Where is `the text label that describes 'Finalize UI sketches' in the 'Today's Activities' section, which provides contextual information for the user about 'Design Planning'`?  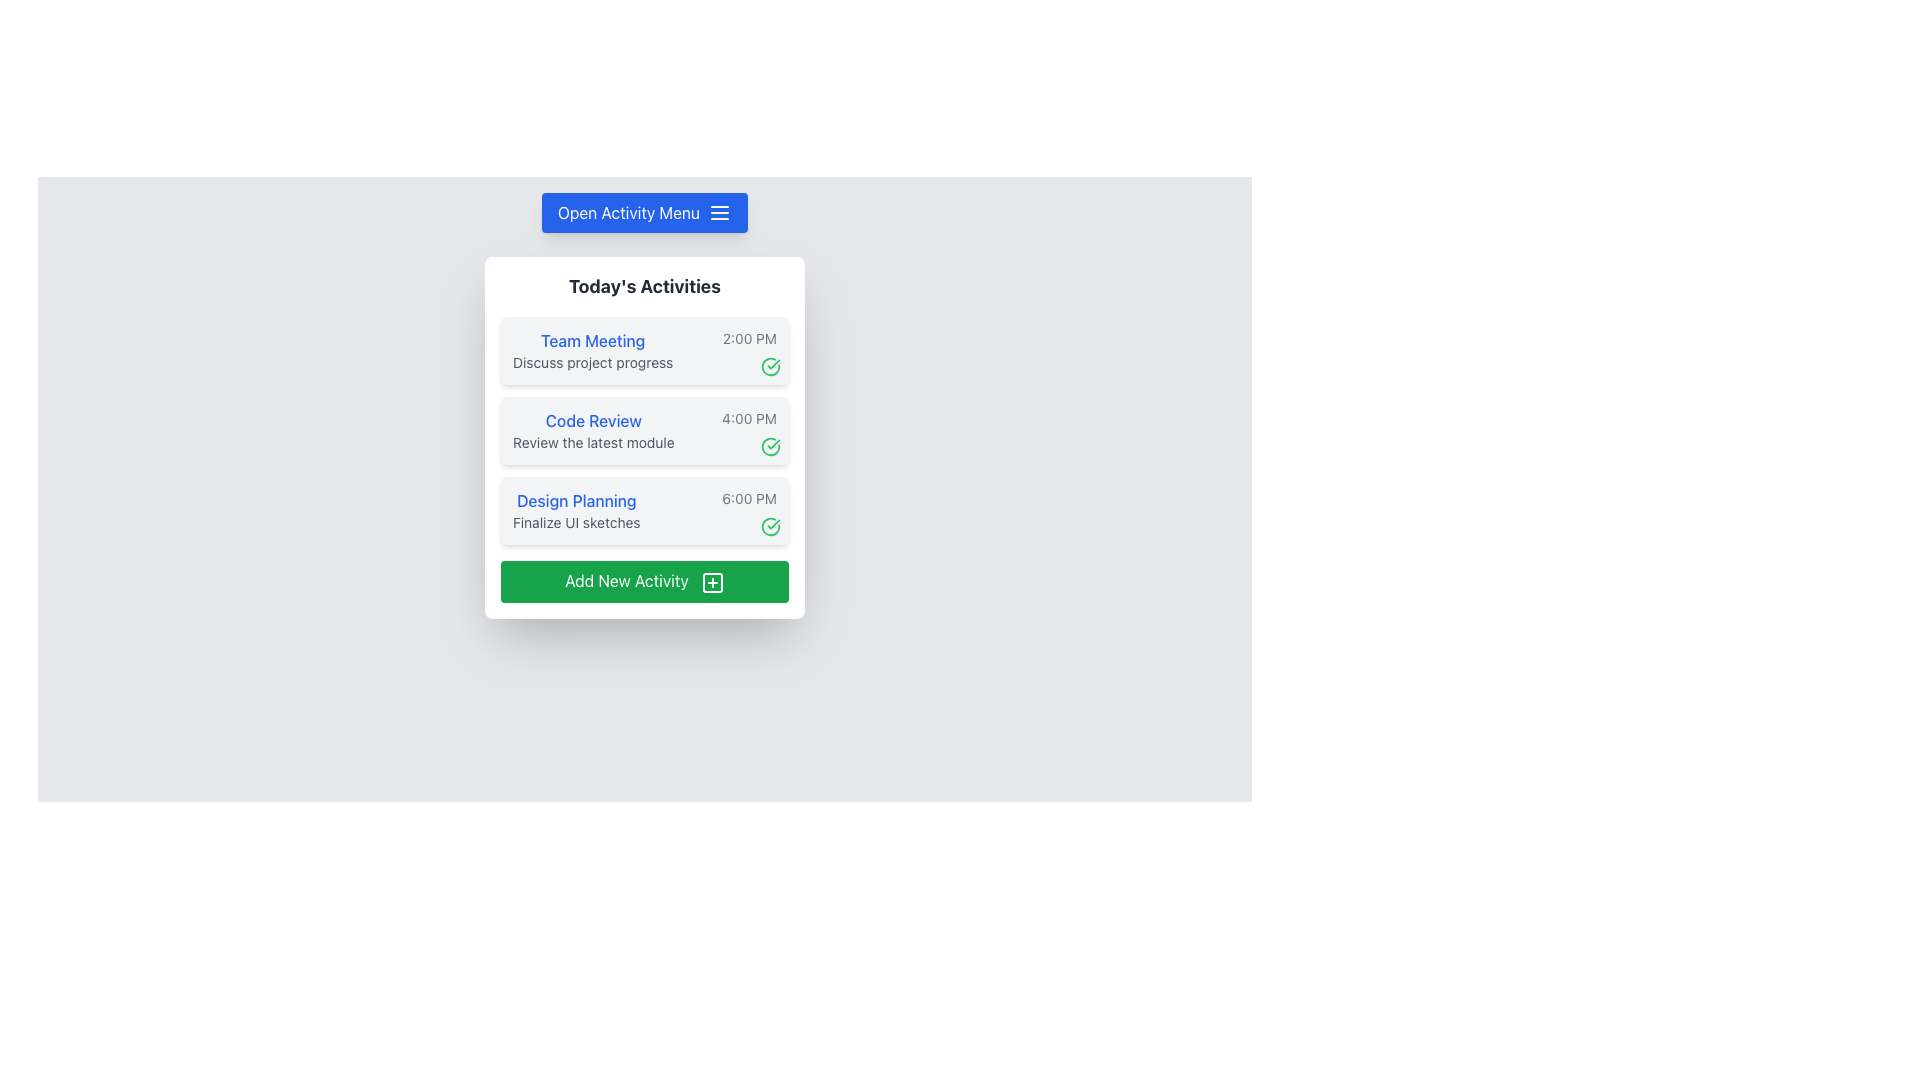
the text label that describes 'Finalize UI sketches' in the 'Today's Activities' section, which provides contextual information for the user about 'Design Planning' is located at coordinates (575, 522).